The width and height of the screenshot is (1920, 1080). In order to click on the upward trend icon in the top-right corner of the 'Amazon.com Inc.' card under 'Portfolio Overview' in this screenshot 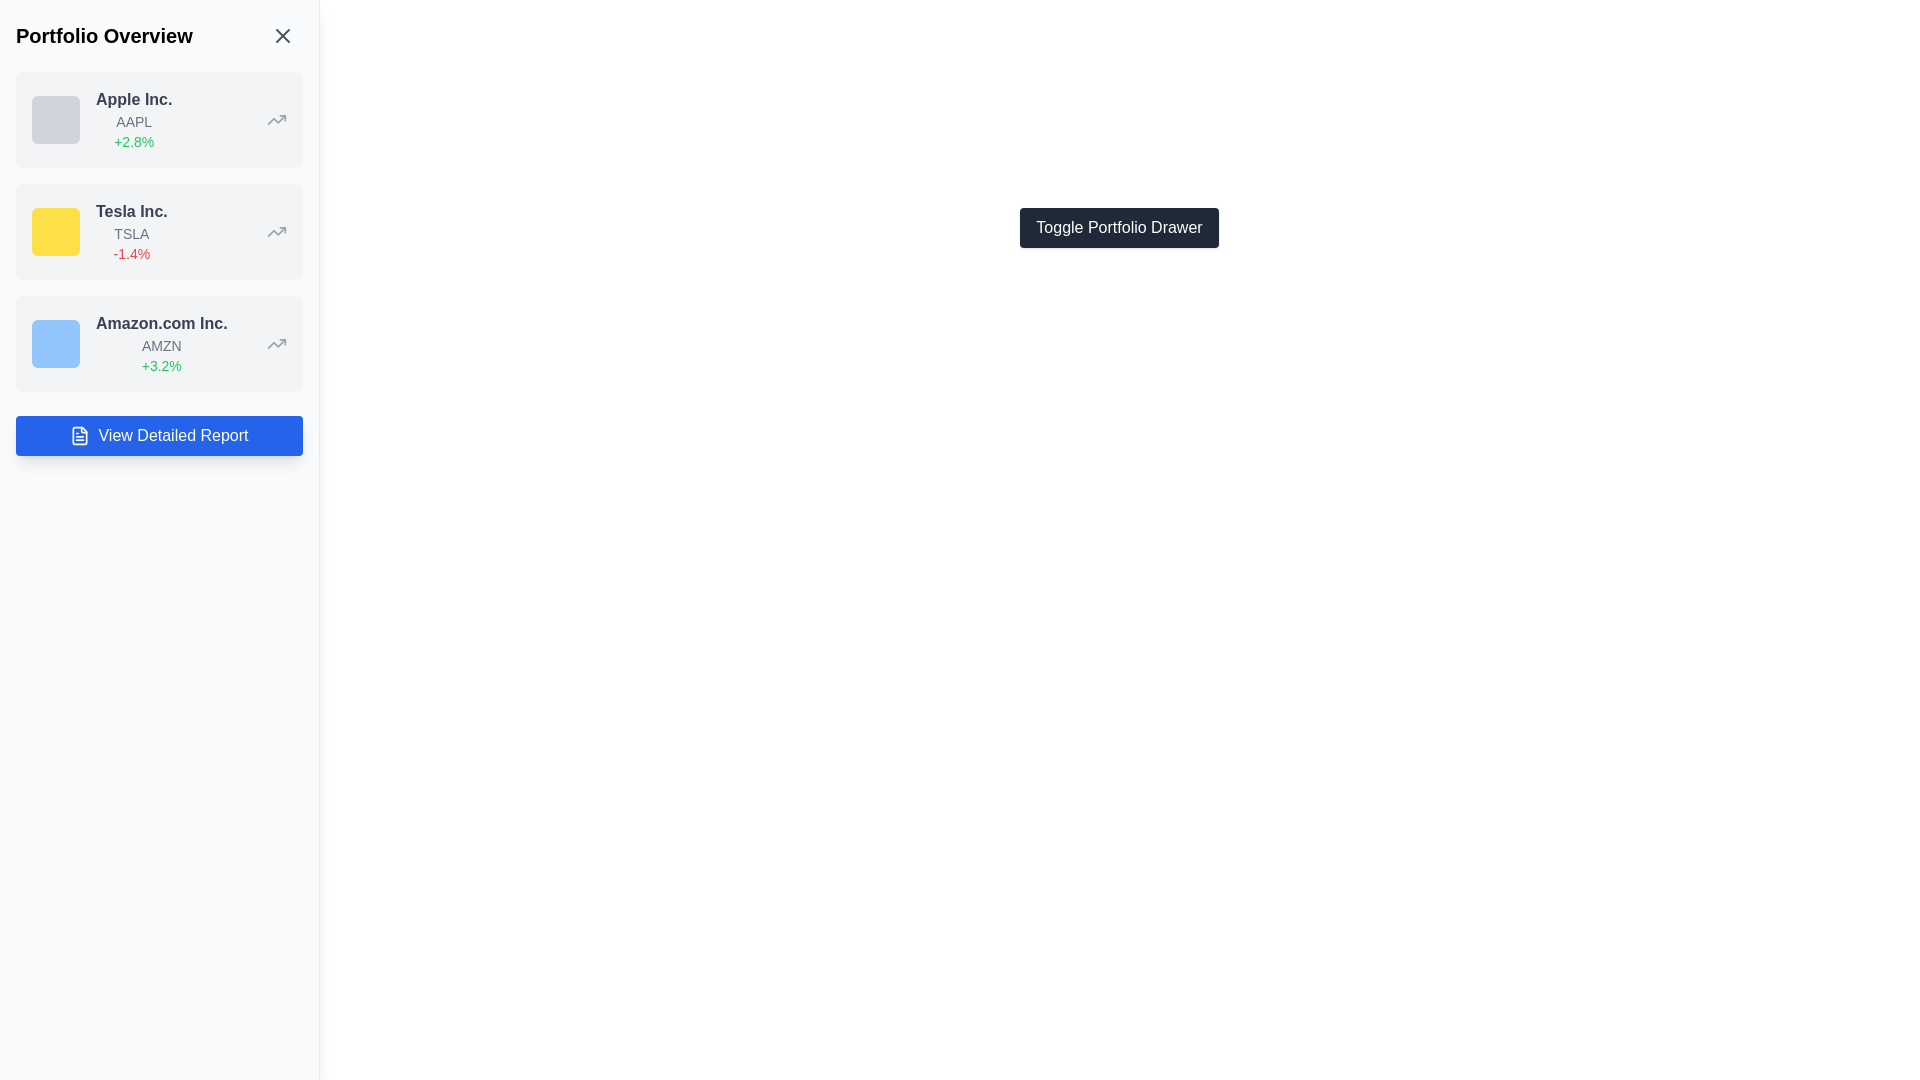, I will do `click(276, 342)`.